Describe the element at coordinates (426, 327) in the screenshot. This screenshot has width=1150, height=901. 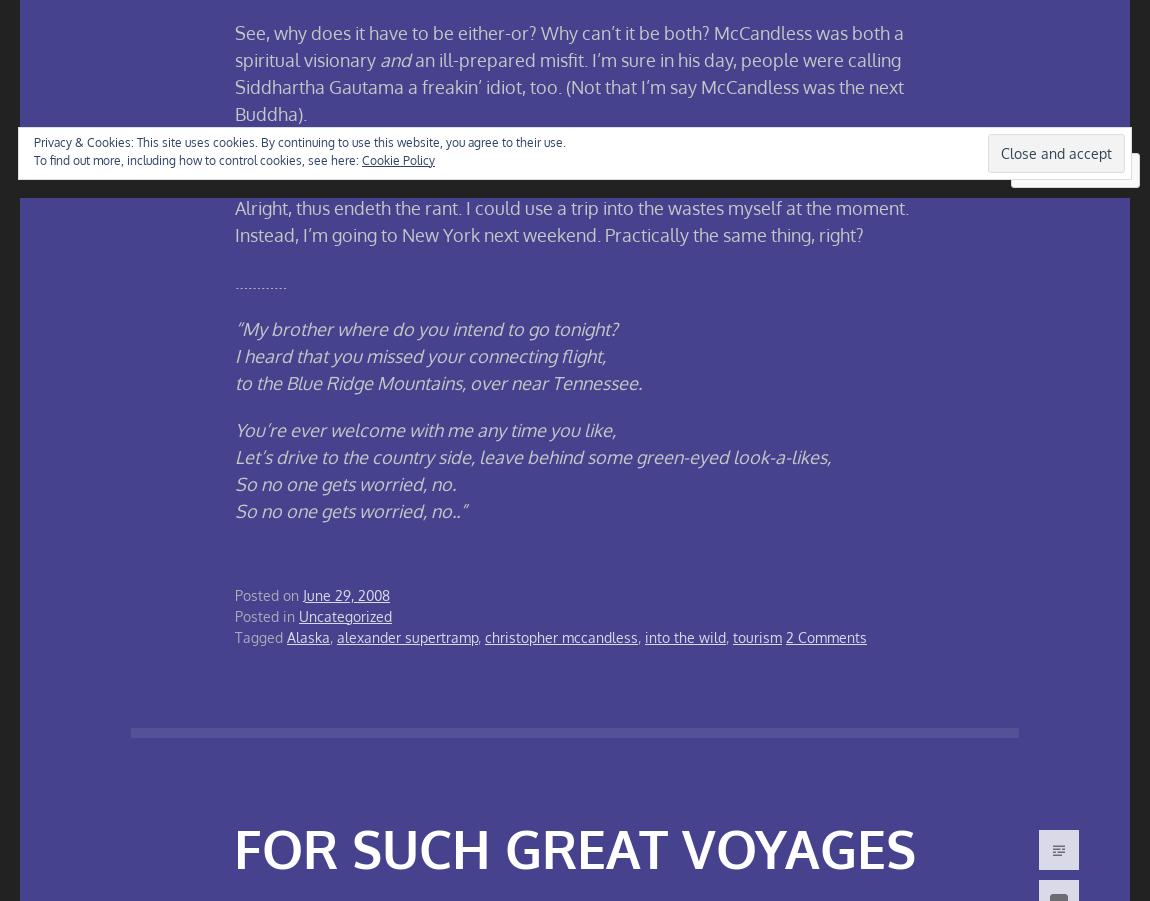
I see `'“My brother where do you intend to go tonight?'` at that location.